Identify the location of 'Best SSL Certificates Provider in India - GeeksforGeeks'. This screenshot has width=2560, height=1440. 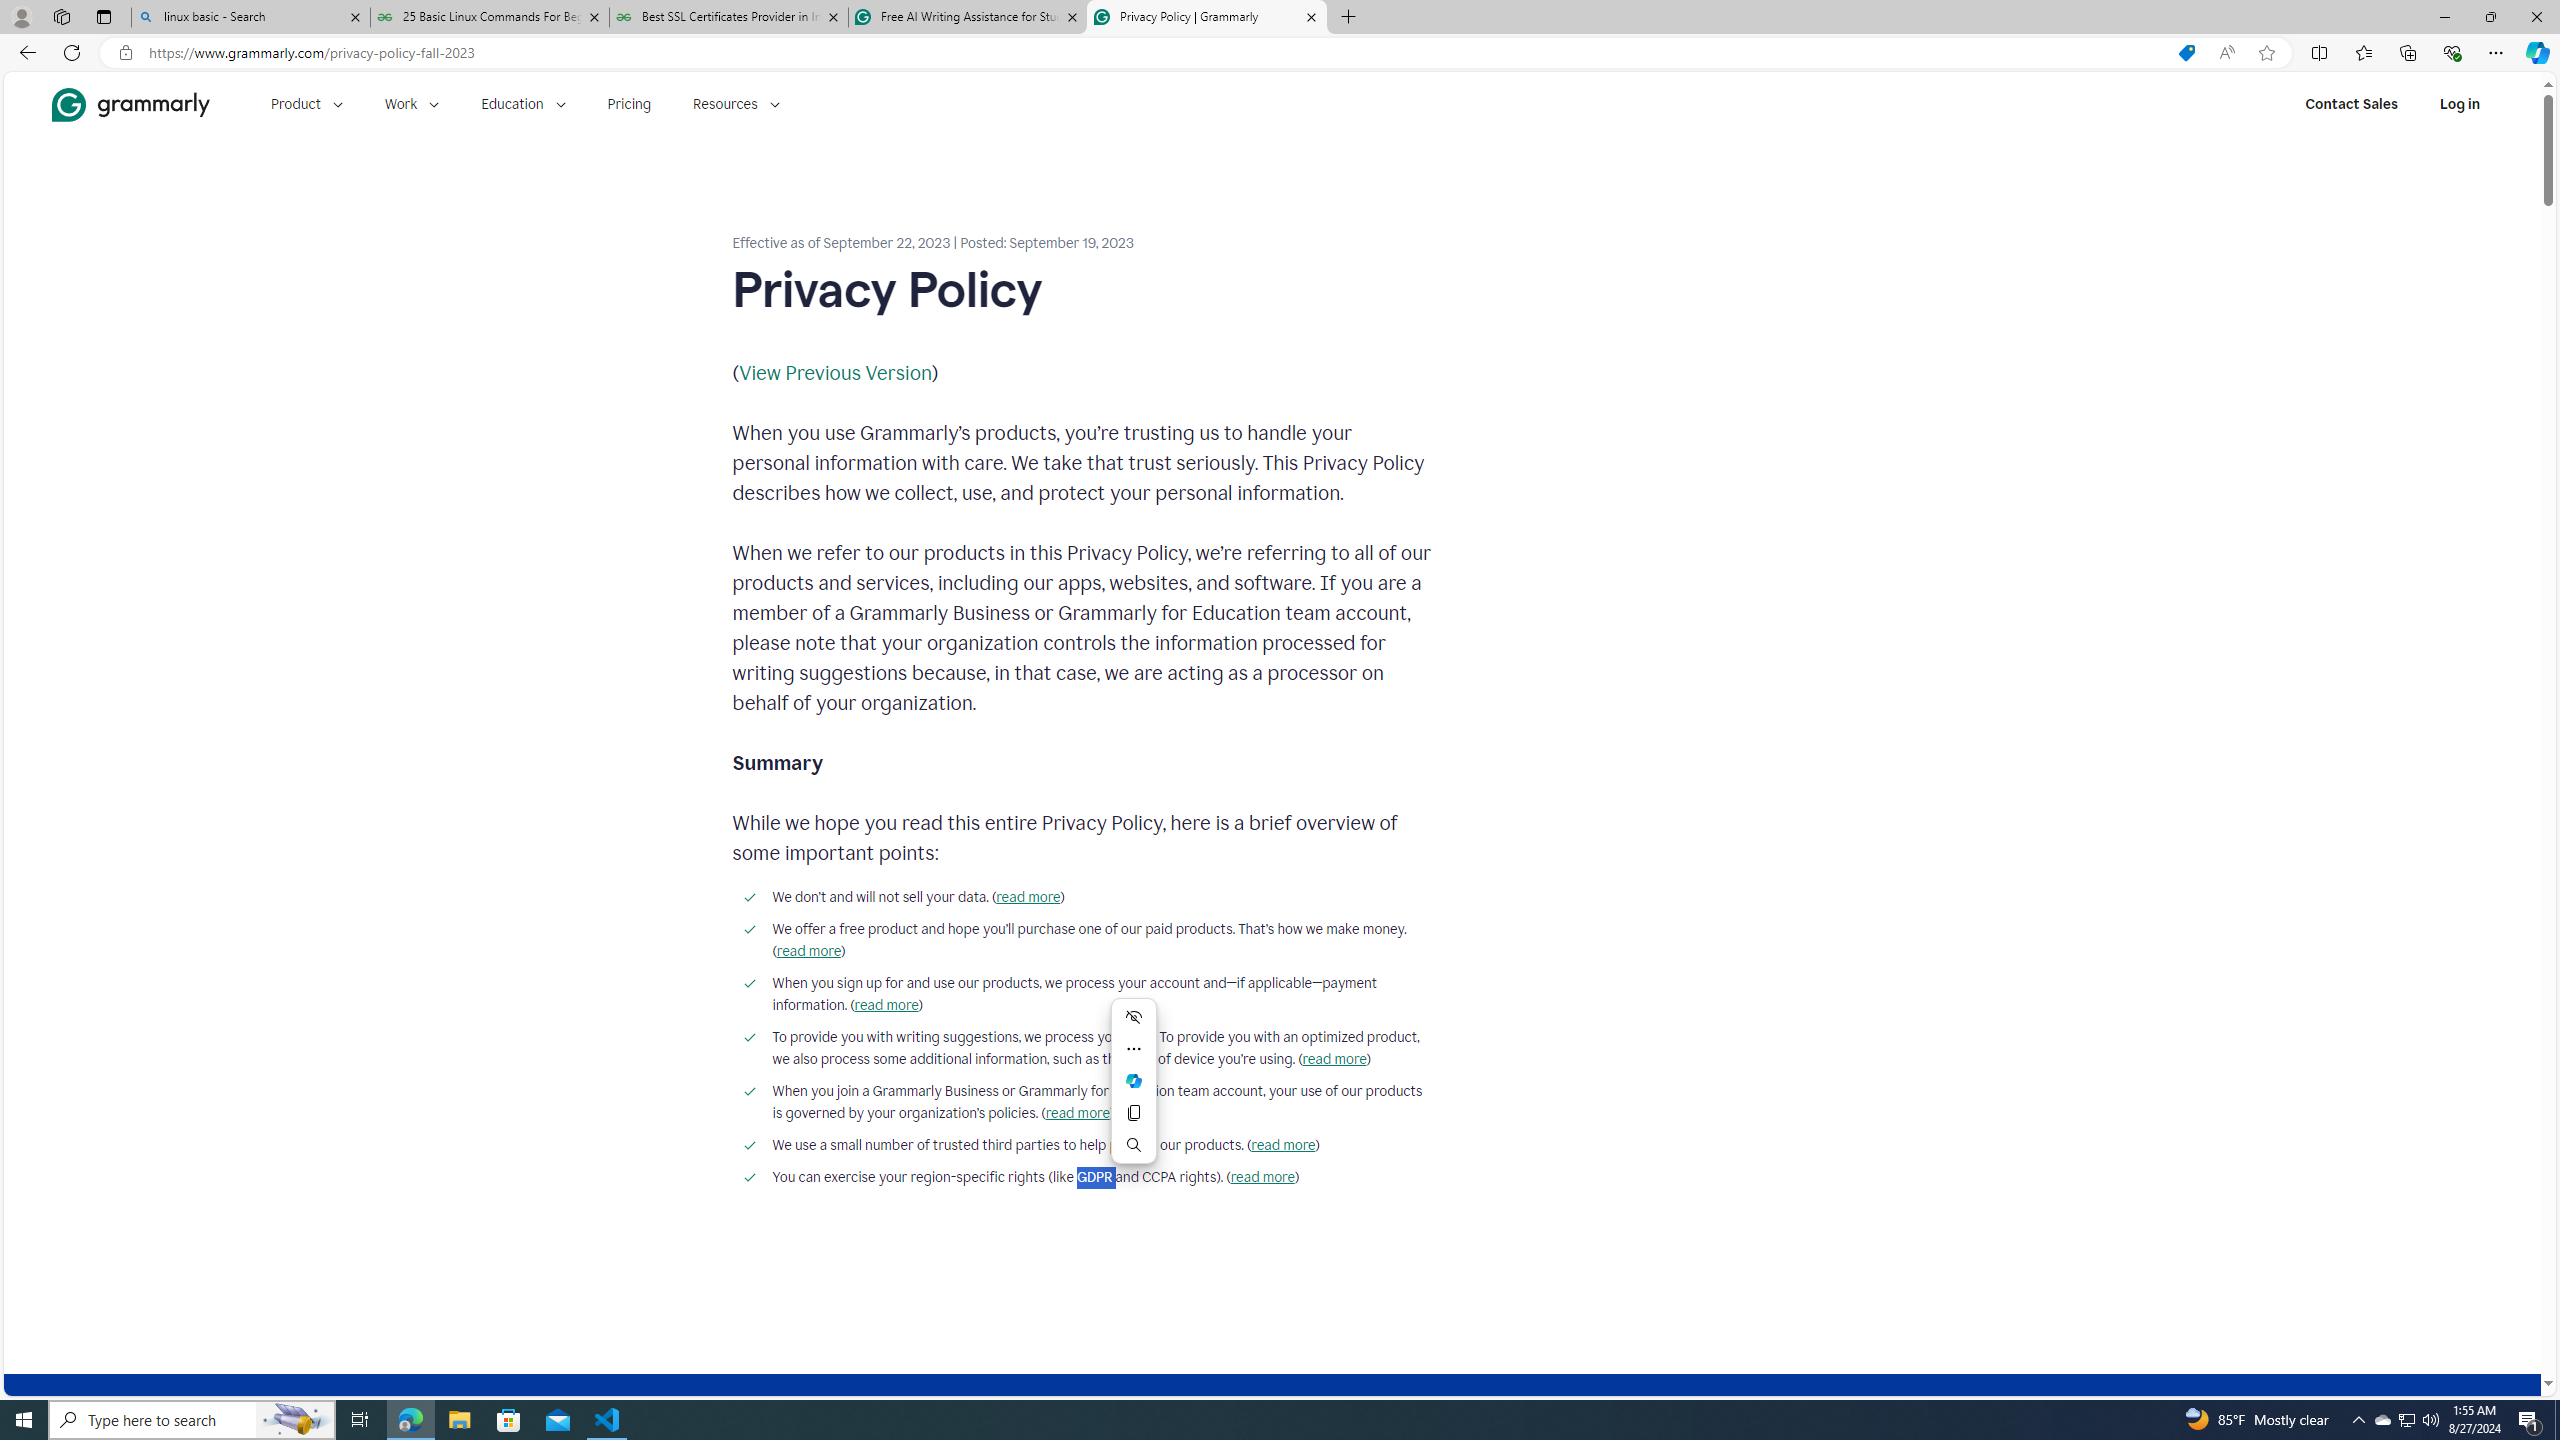
(729, 16).